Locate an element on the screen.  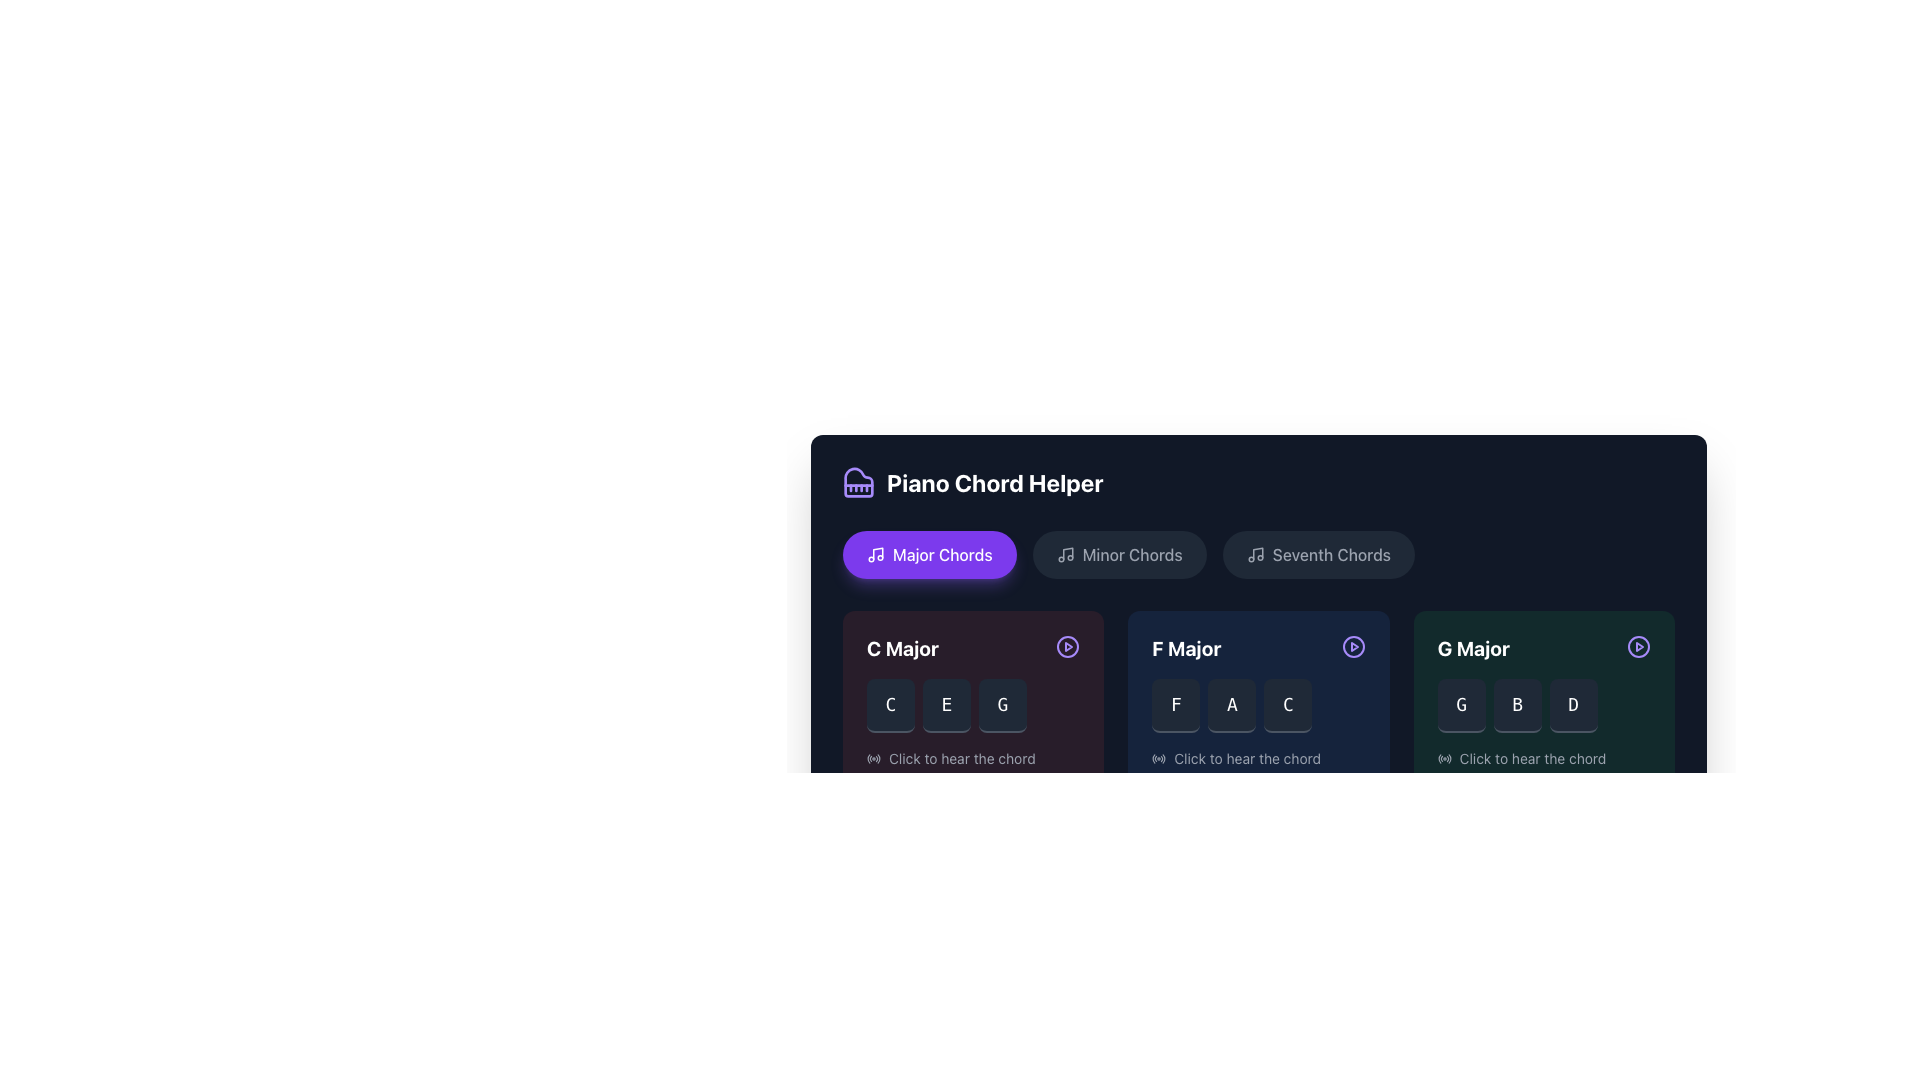
the interactive text button labeled 'Click to hear the chord' with a speaker icon, located in the F Major chord section for potential visual feedback is located at coordinates (1257, 759).